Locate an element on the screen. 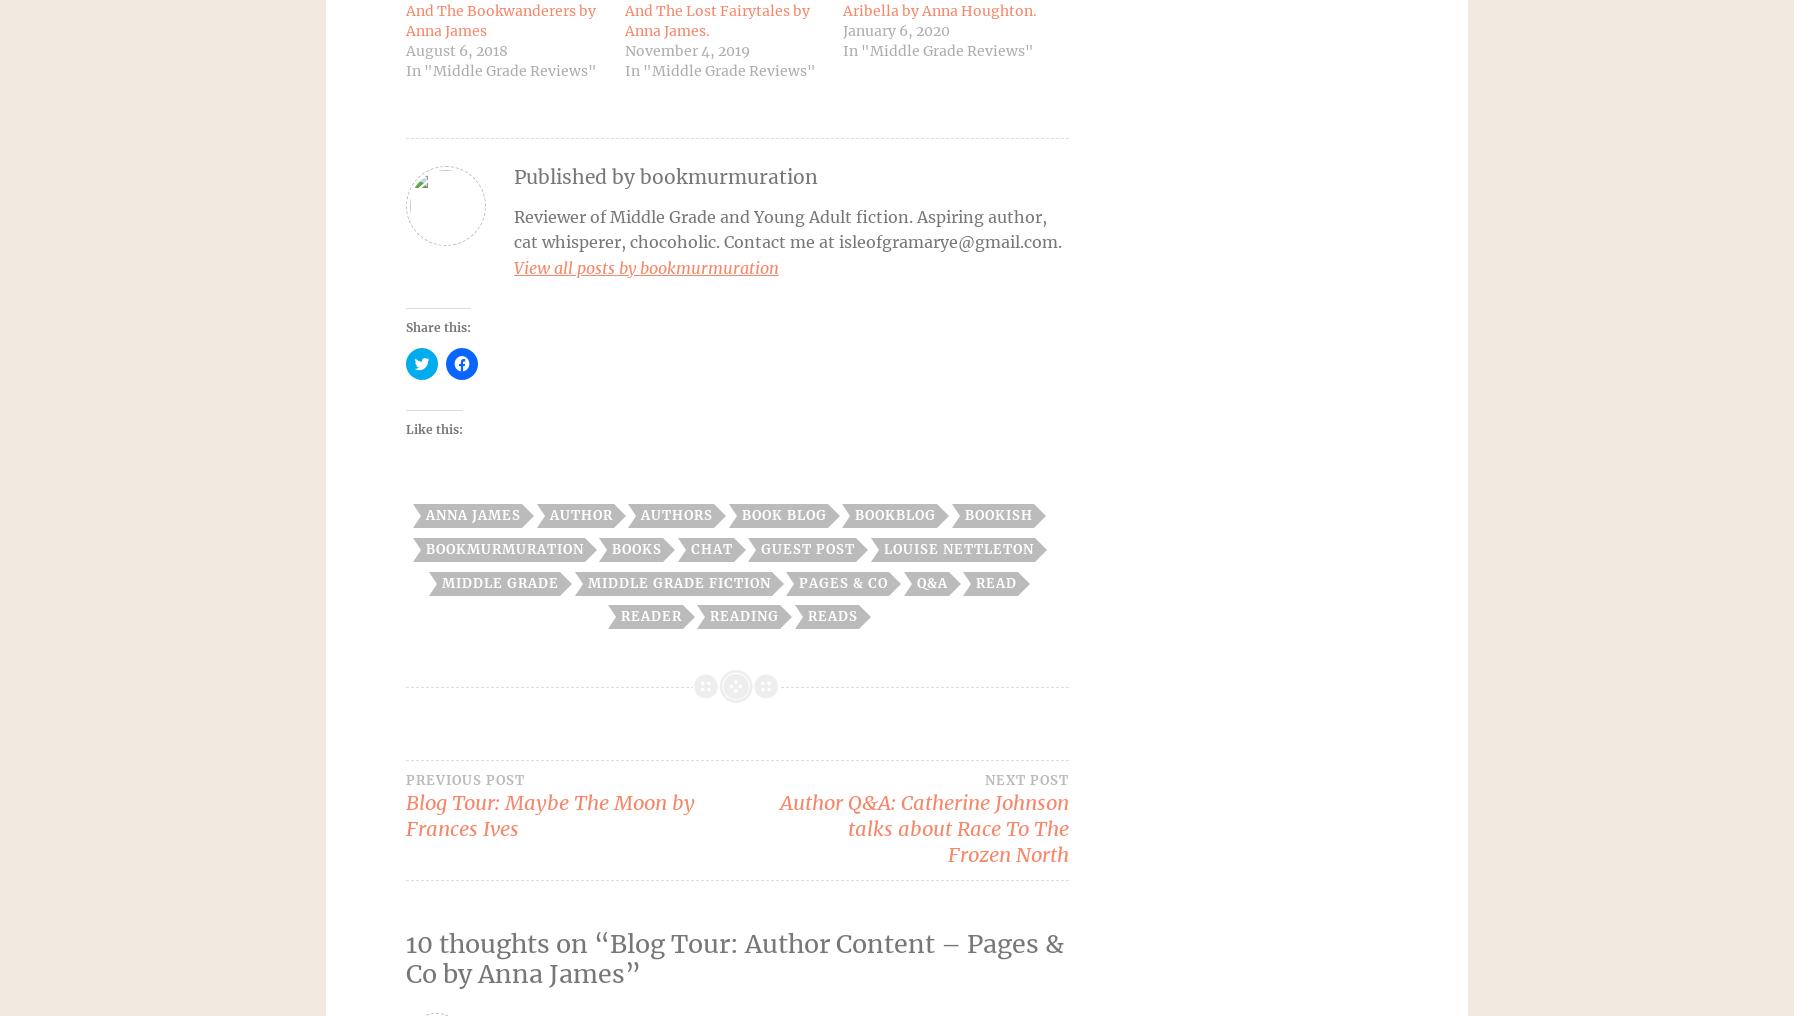  'reader' is located at coordinates (650, 616).